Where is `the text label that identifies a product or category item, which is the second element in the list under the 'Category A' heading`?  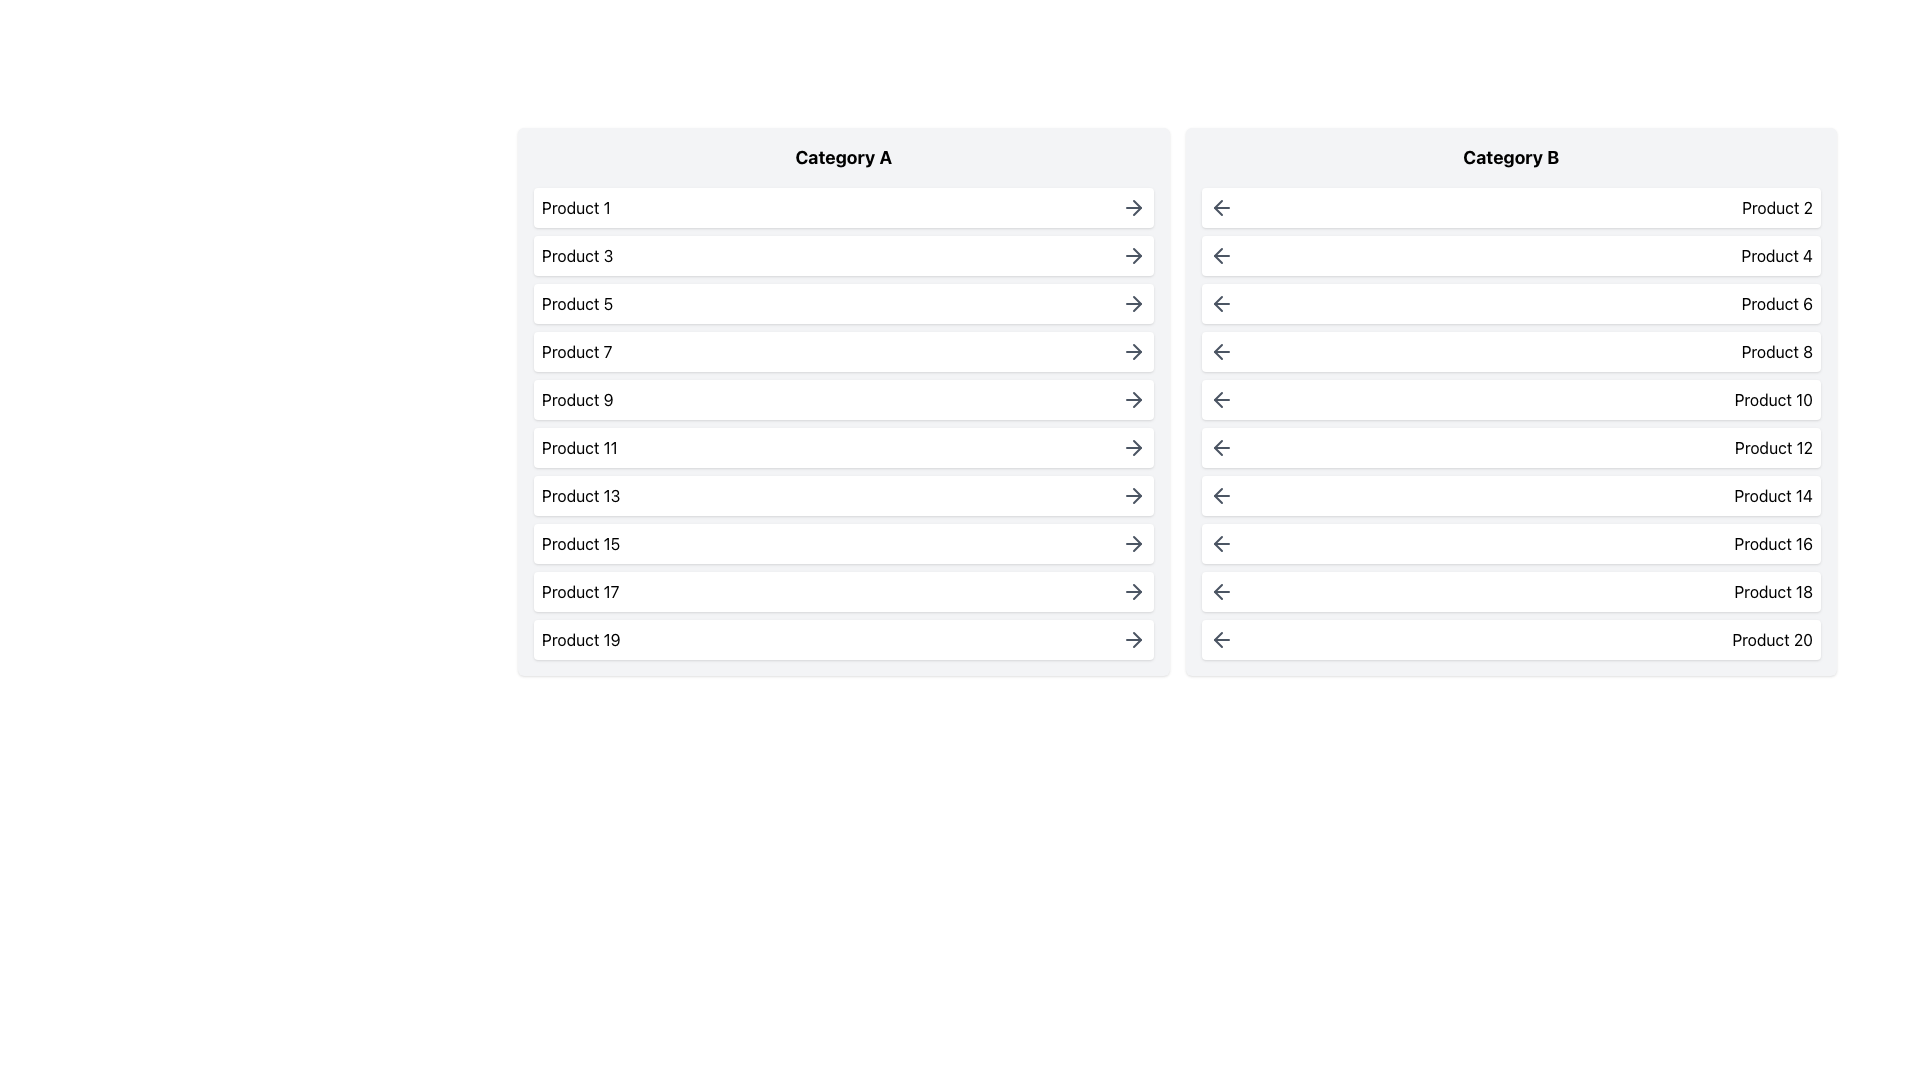
the text label that identifies a product or category item, which is the second element in the list under the 'Category A' heading is located at coordinates (576, 254).